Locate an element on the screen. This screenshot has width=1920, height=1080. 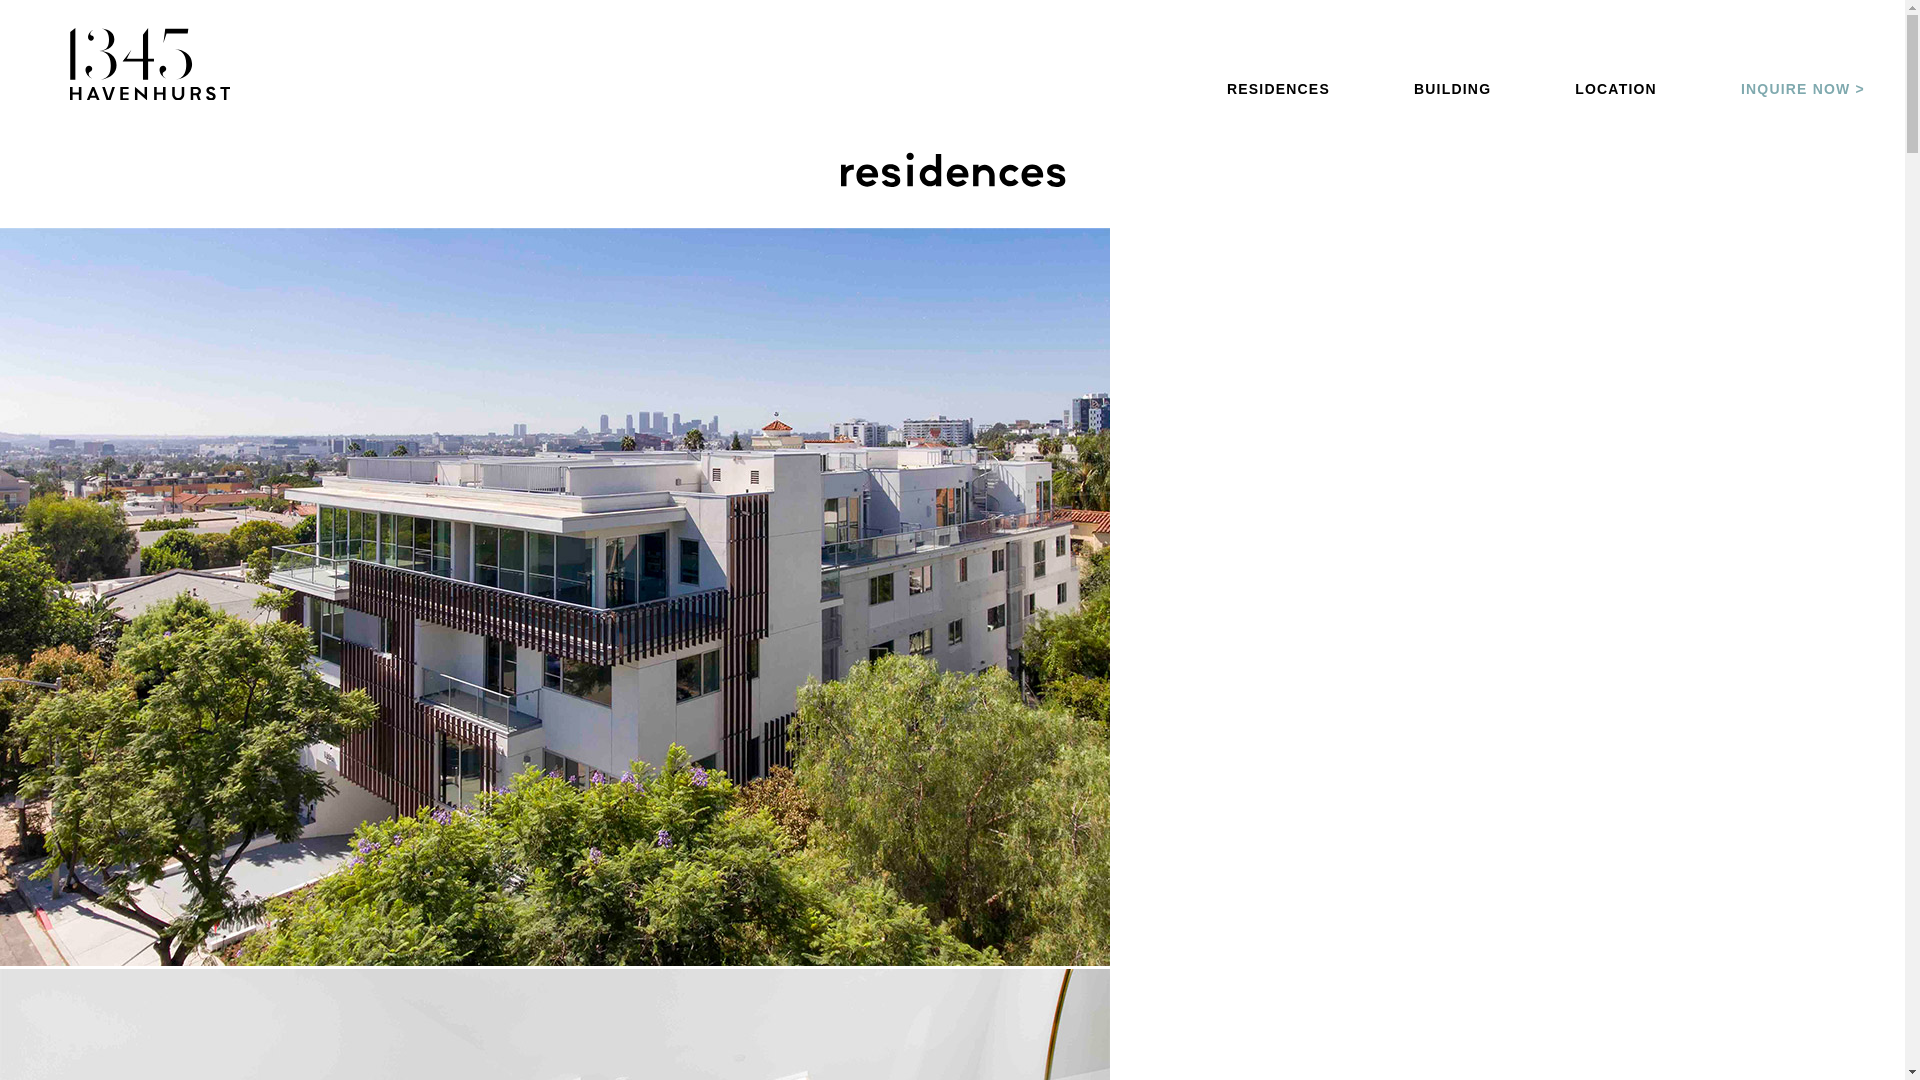
'BUILDING' is located at coordinates (1413, 87).